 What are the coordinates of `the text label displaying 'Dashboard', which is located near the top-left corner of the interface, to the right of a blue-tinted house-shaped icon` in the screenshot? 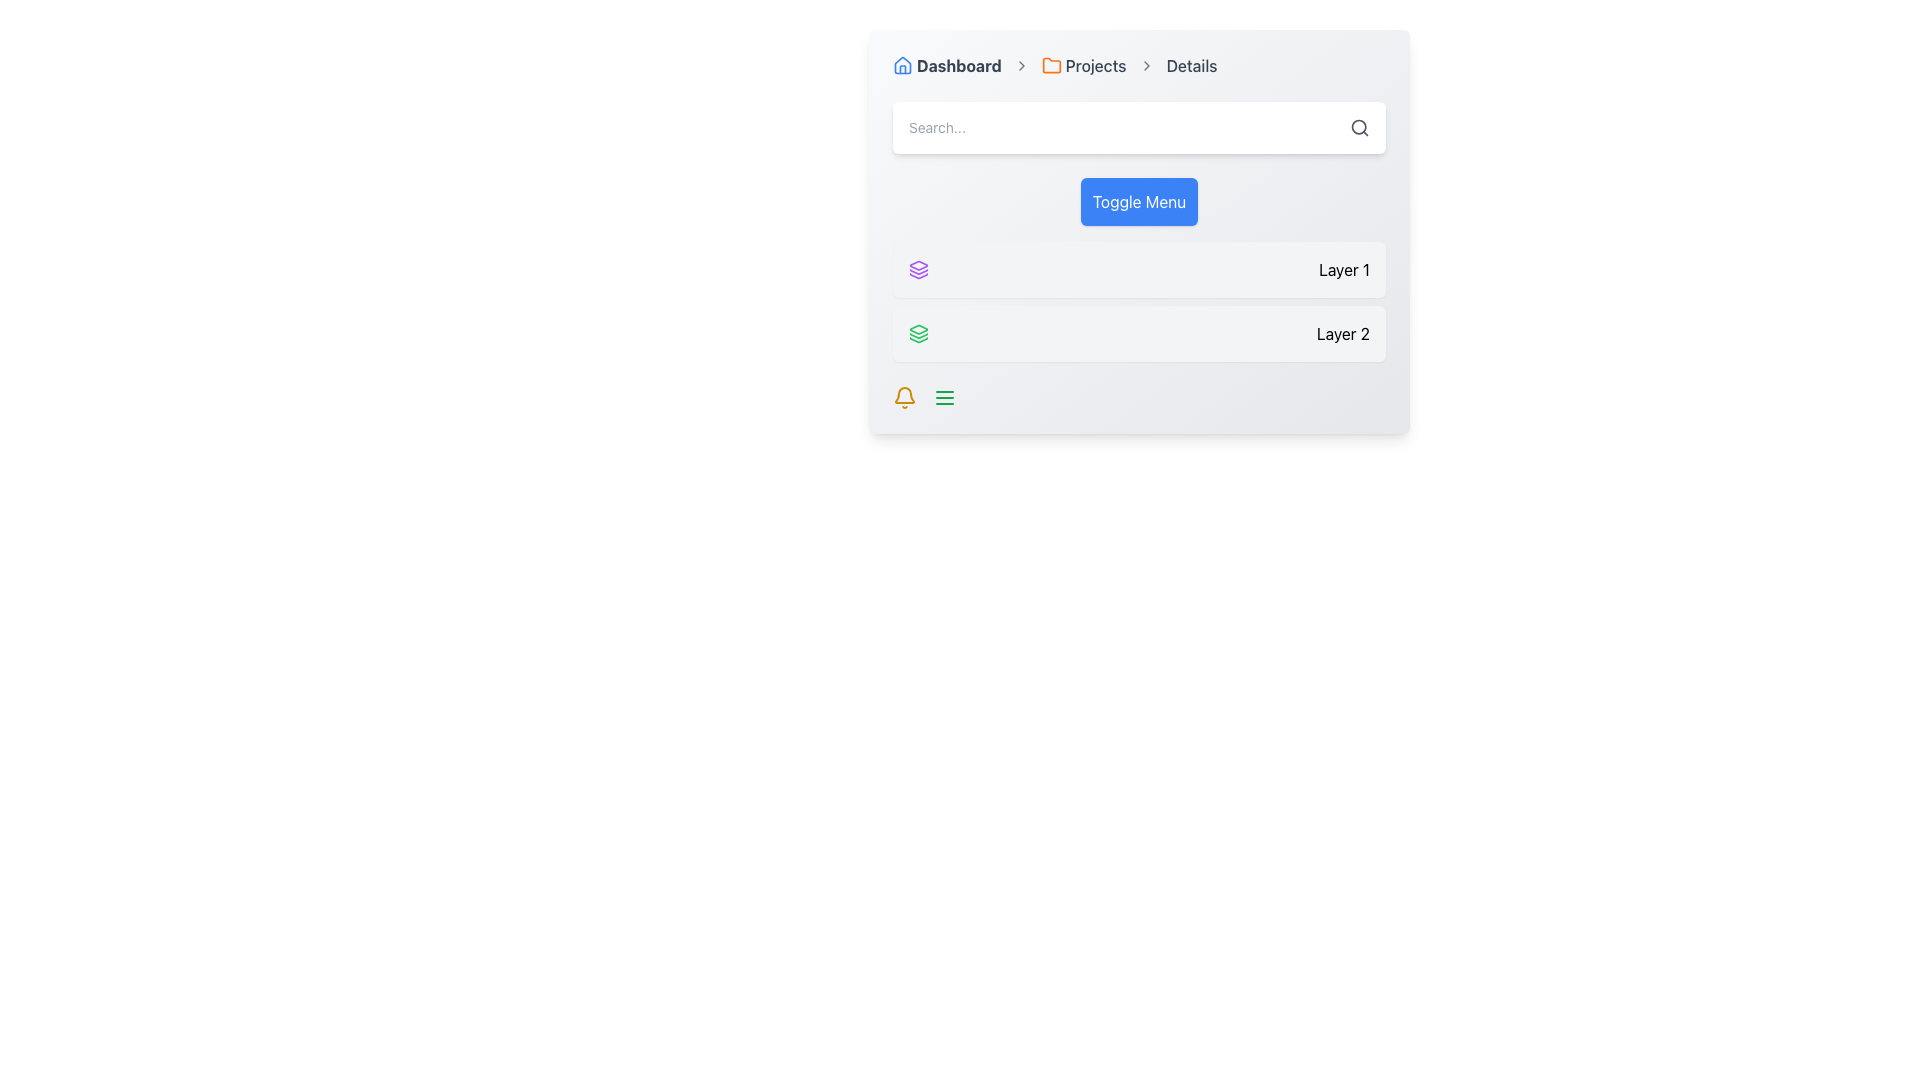 It's located at (958, 64).